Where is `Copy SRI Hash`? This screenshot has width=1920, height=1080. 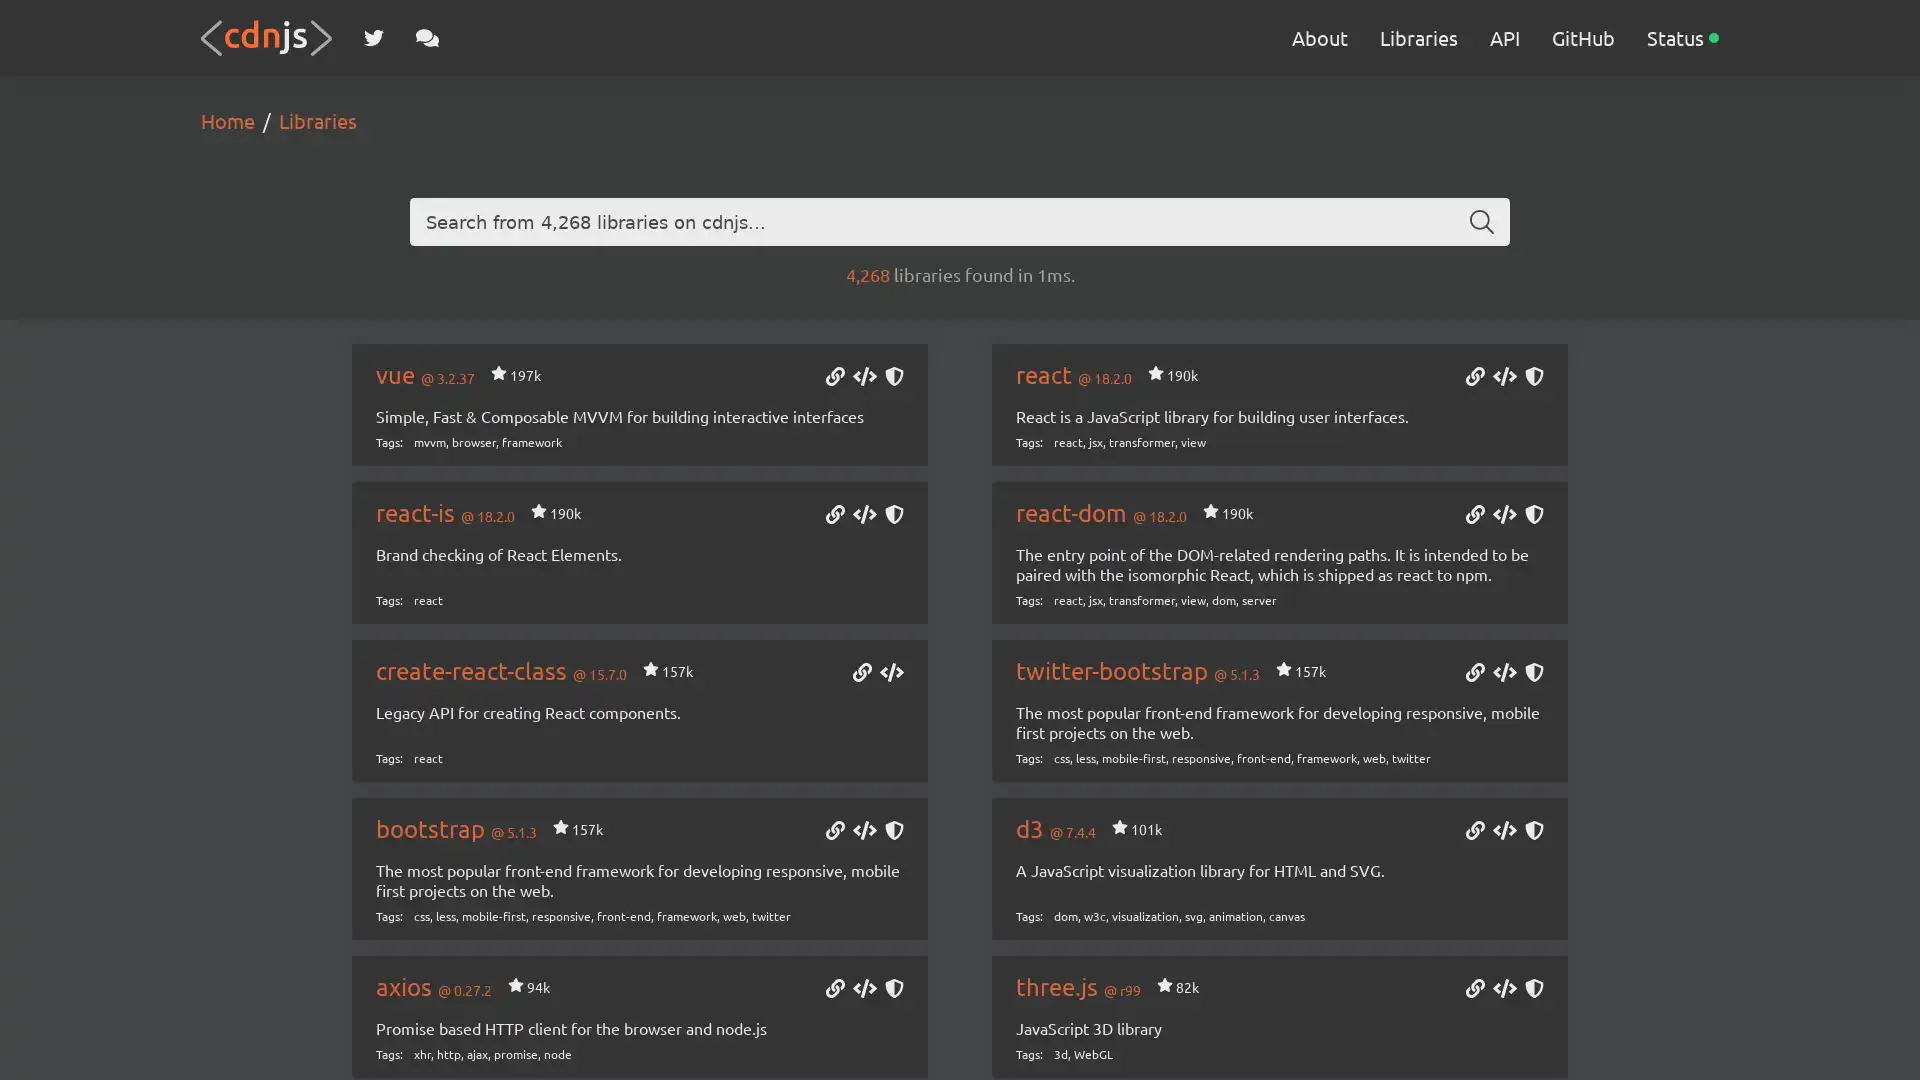 Copy SRI Hash is located at coordinates (892, 515).